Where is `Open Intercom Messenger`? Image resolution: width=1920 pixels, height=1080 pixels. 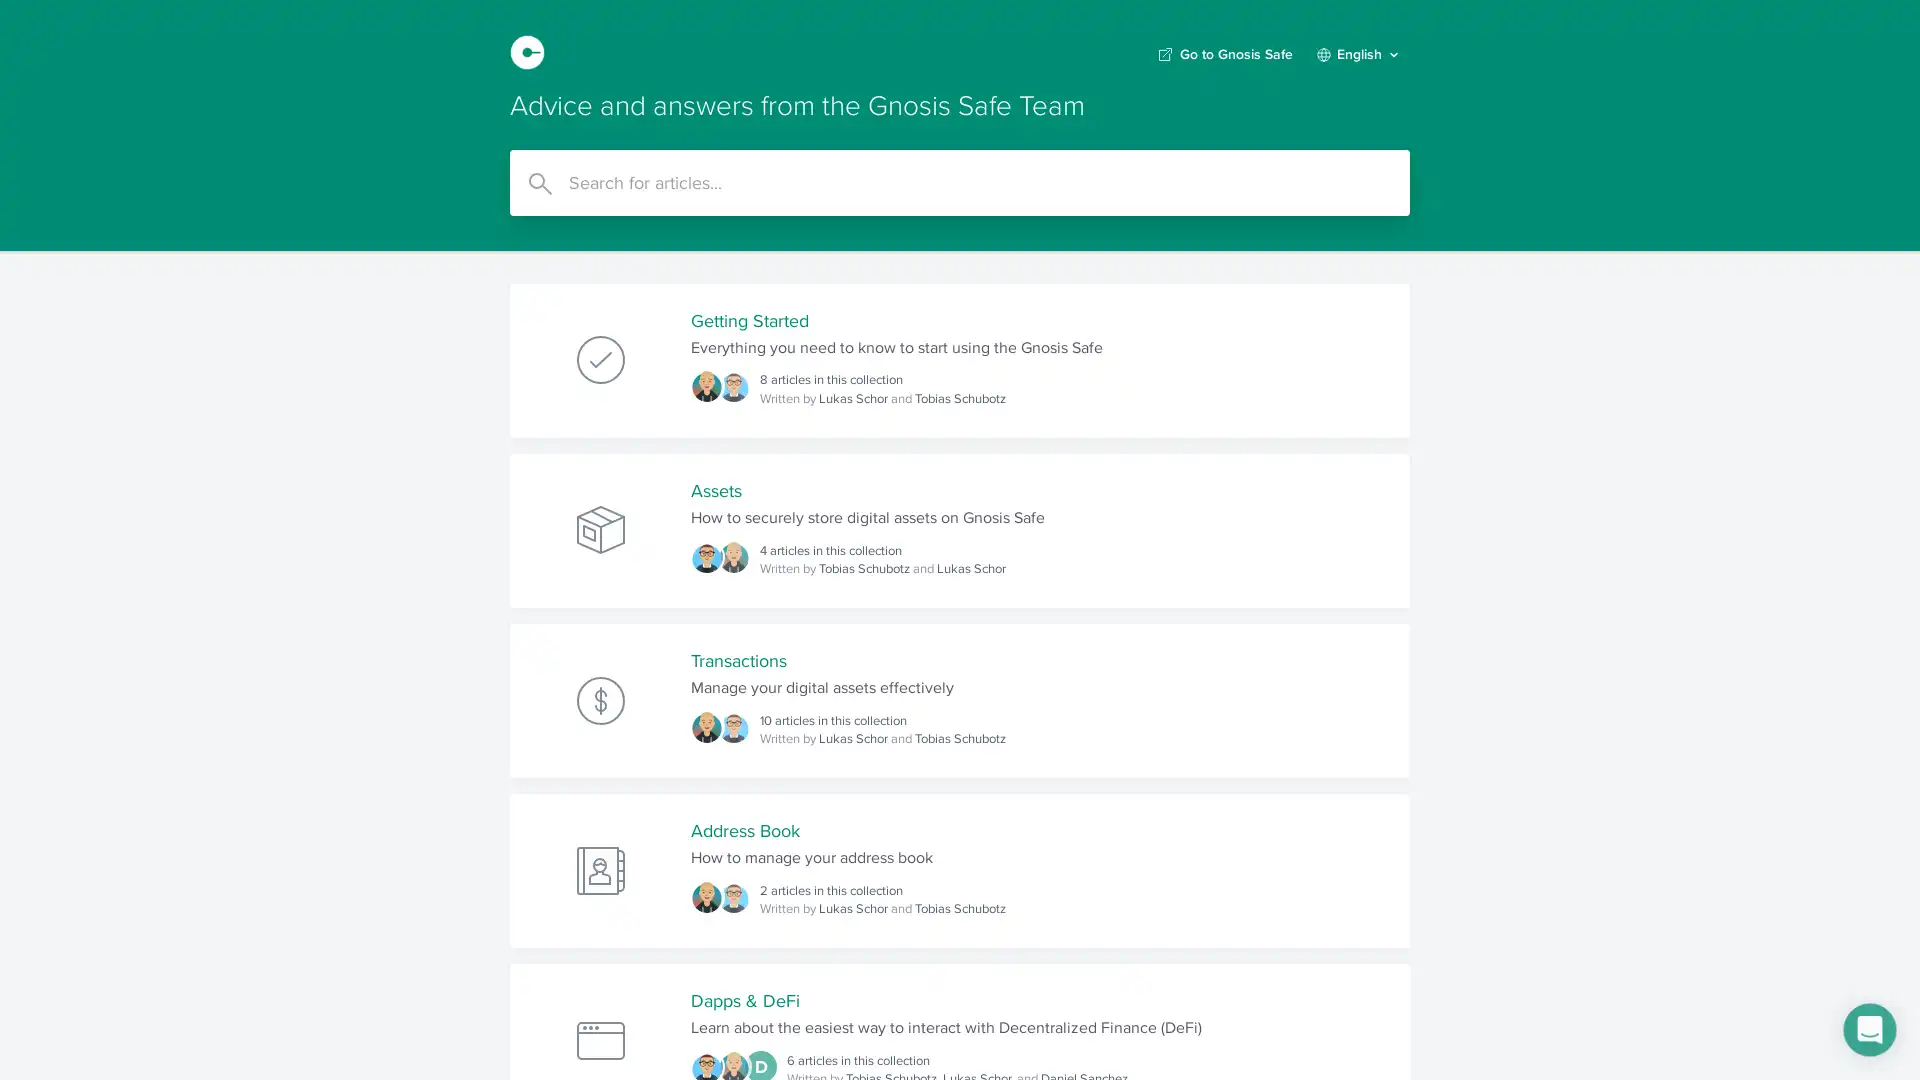 Open Intercom Messenger is located at coordinates (1869, 1029).